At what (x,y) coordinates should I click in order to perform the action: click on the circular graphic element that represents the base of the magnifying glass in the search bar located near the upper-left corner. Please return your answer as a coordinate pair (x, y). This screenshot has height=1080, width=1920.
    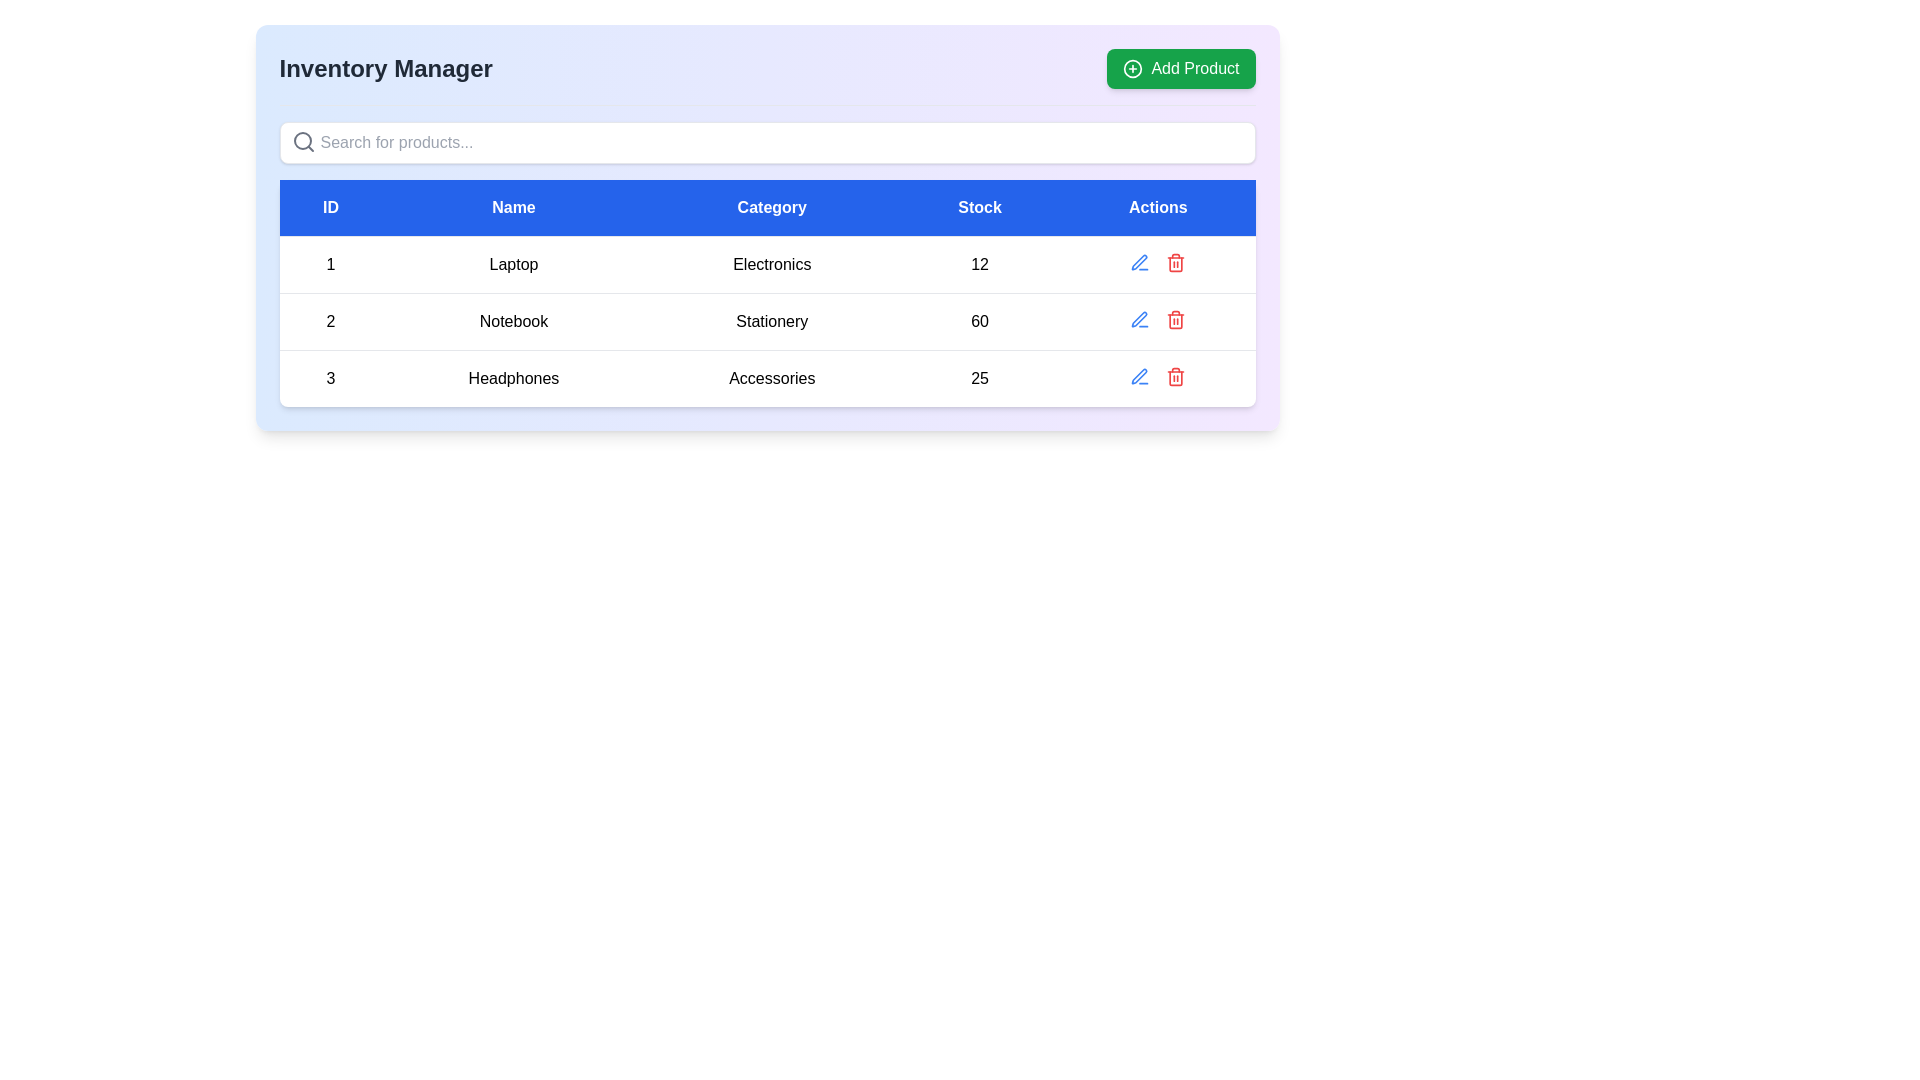
    Looking at the image, I should click on (301, 140).